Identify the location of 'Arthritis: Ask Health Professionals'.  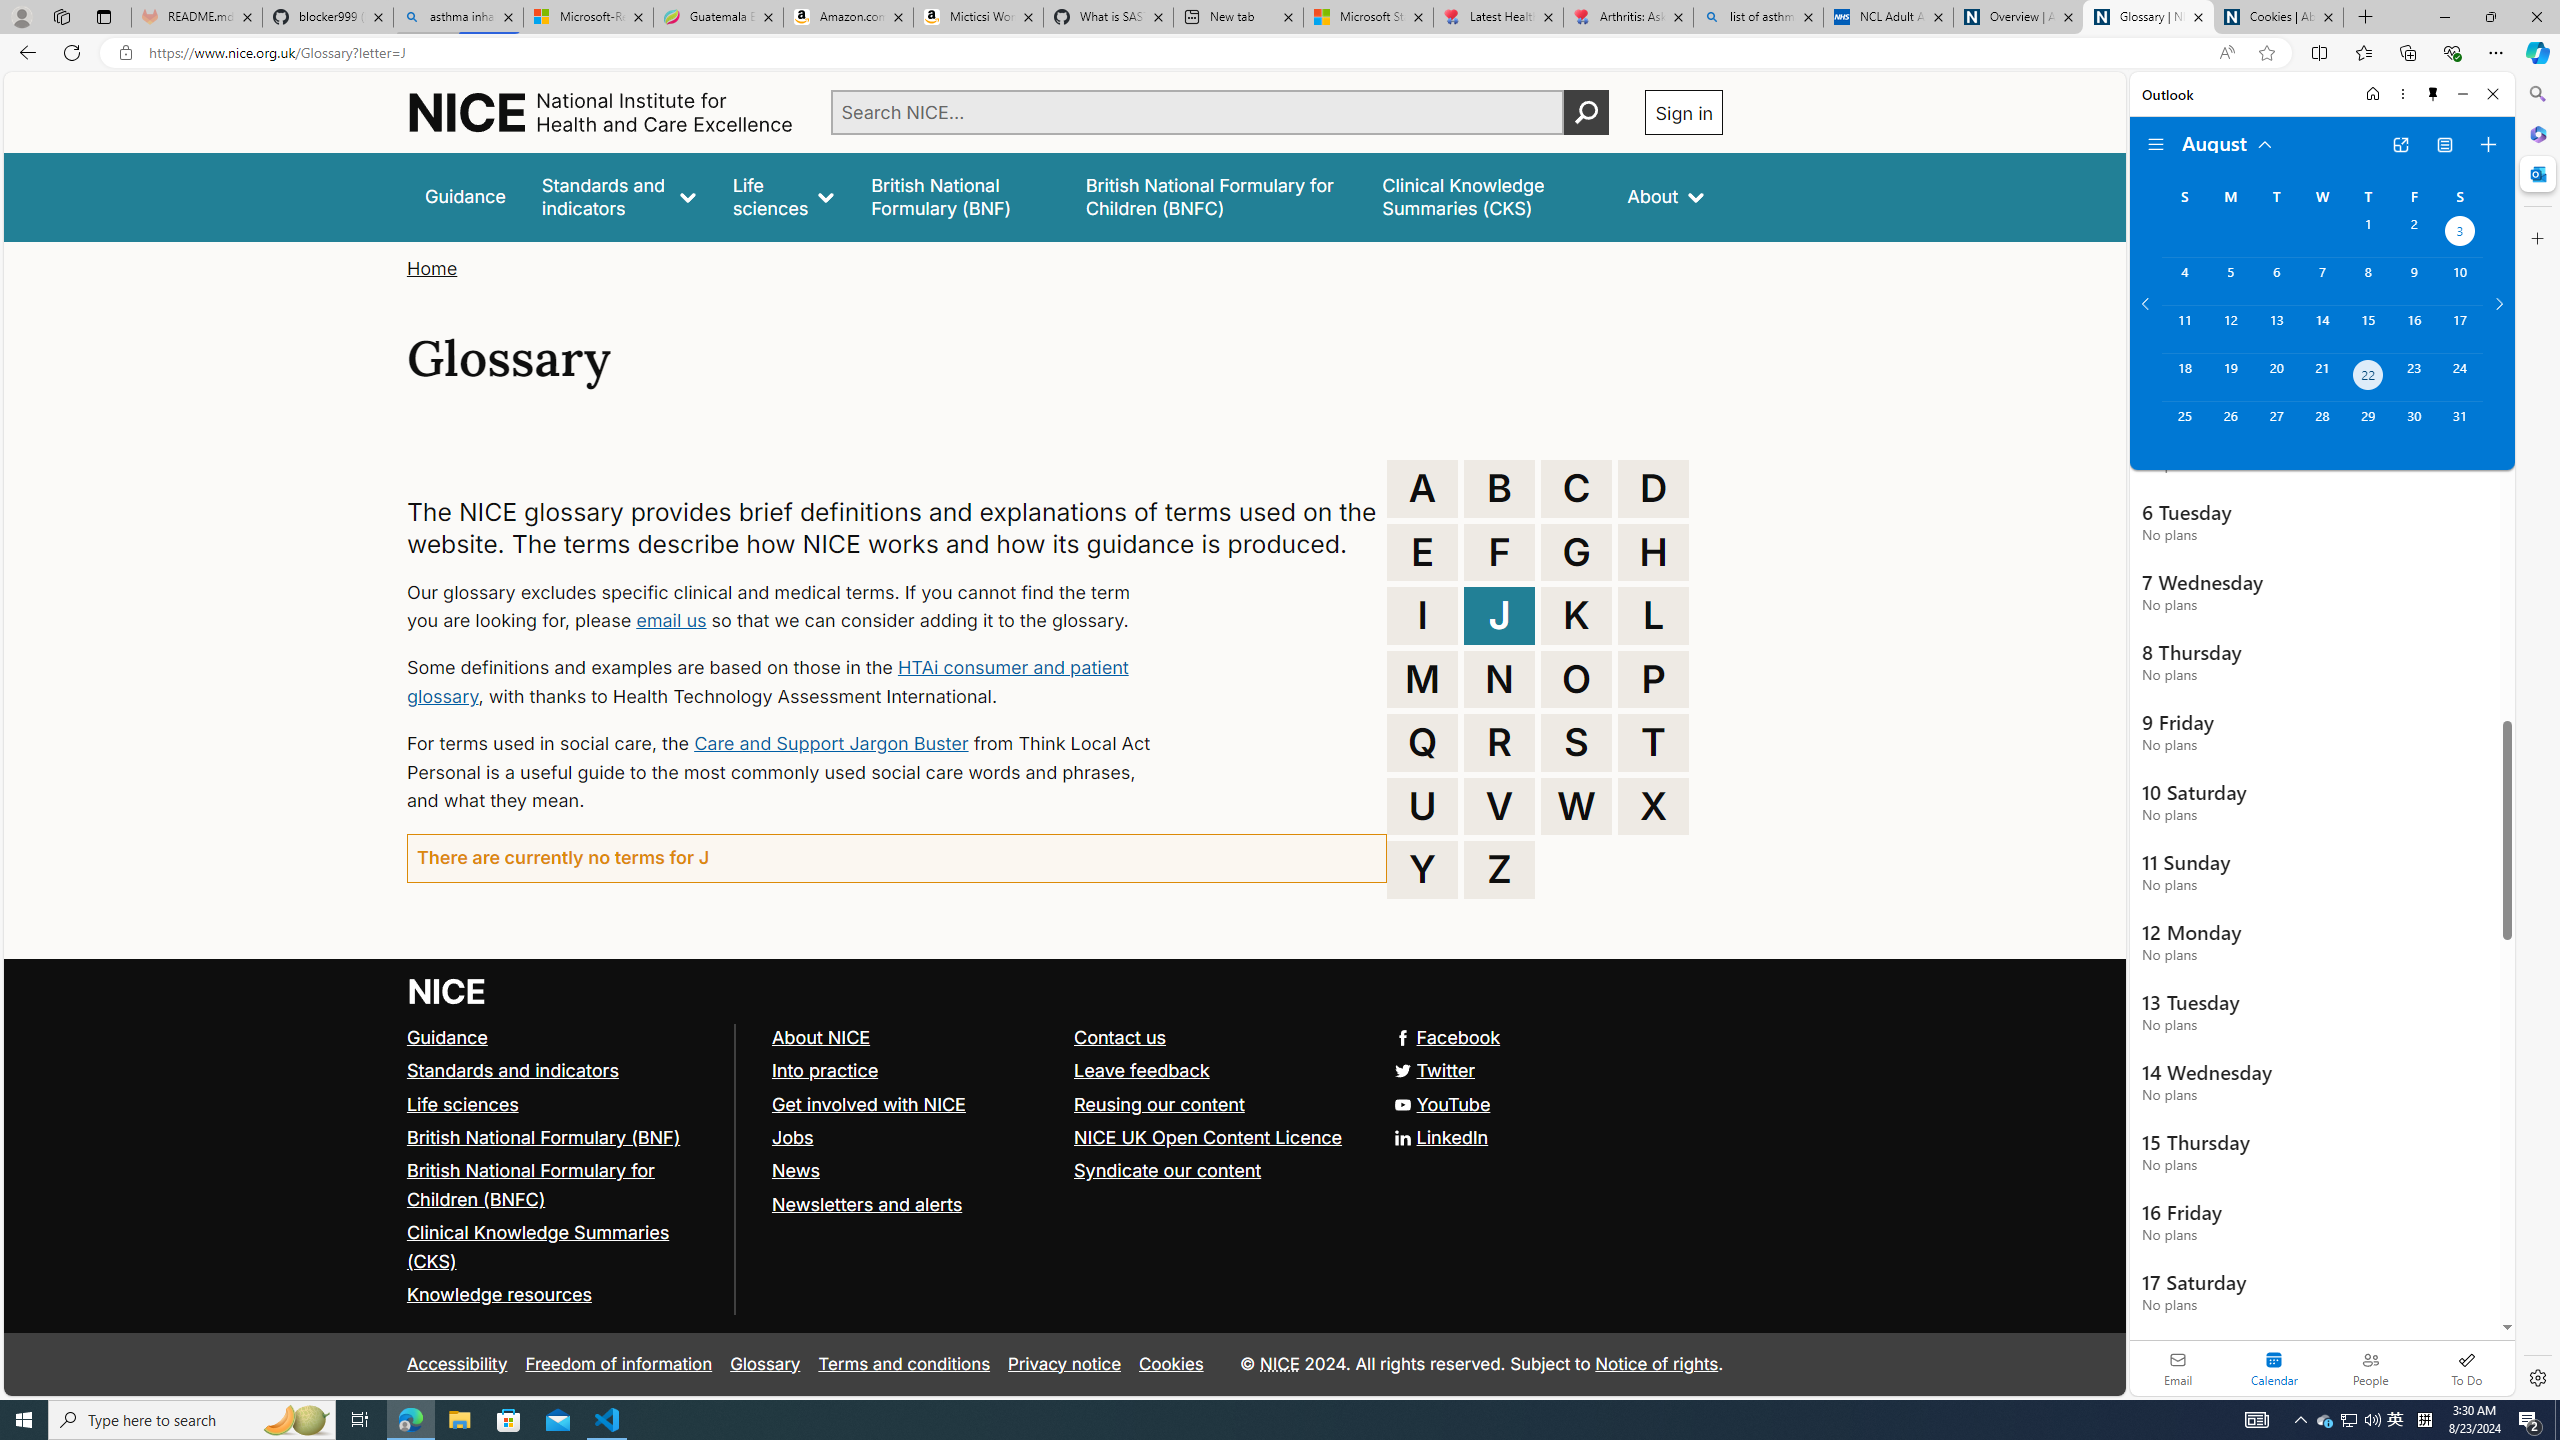
(1627, 16).